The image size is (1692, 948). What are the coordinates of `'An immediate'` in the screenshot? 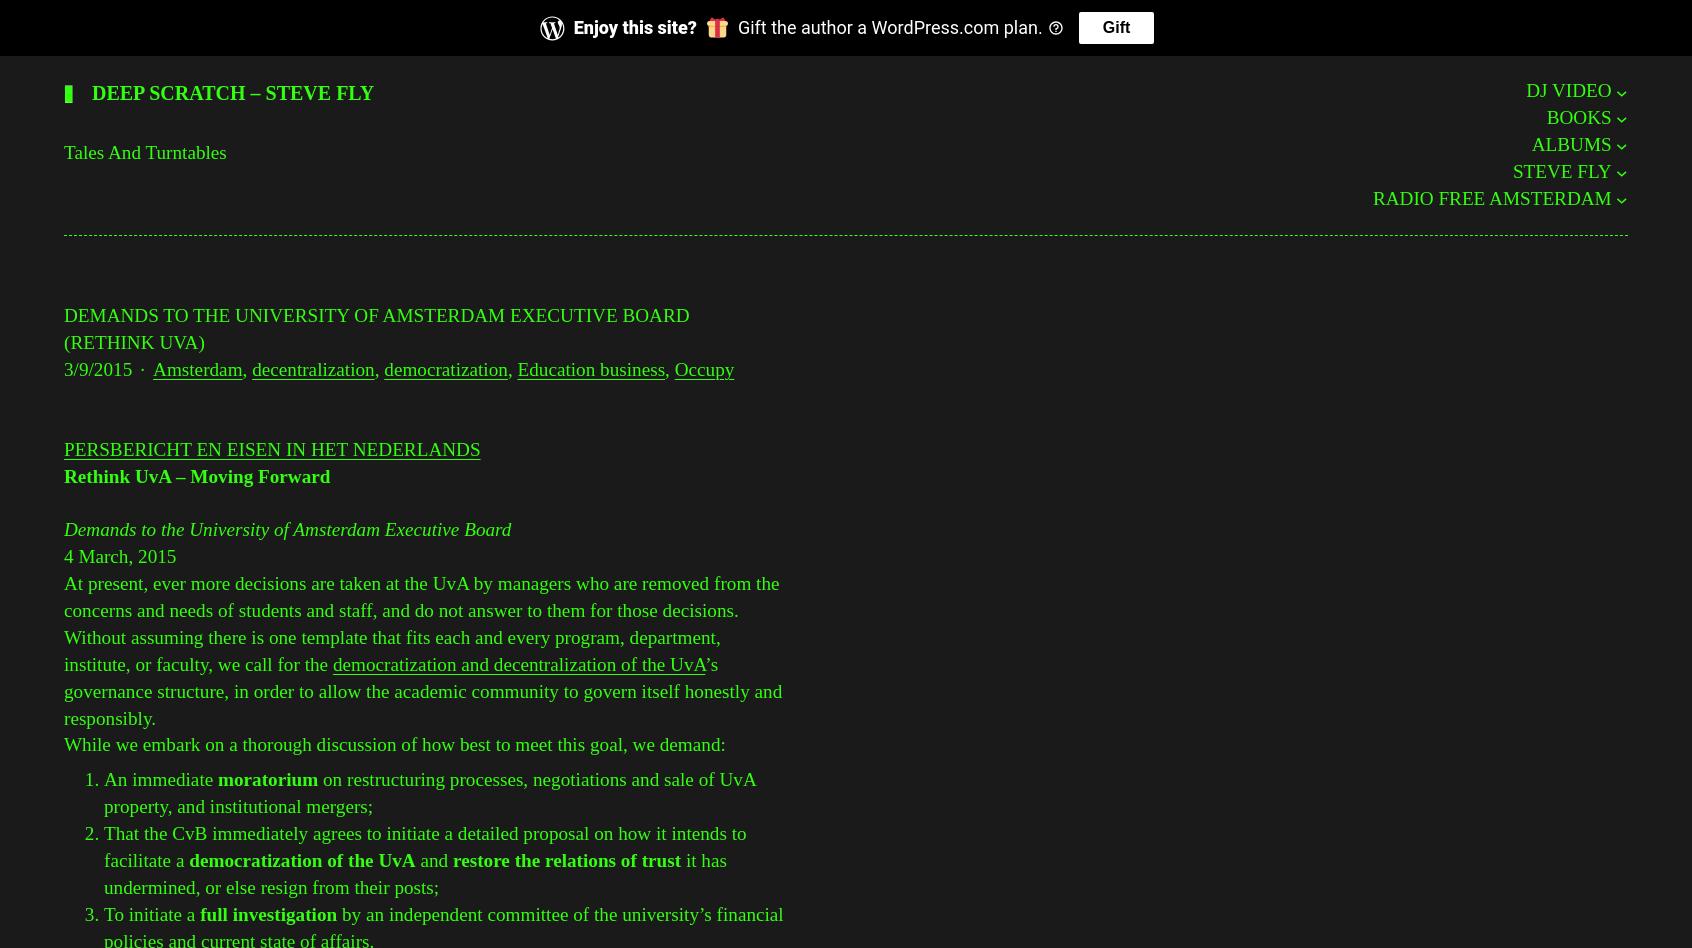 It's located at (157, 779).